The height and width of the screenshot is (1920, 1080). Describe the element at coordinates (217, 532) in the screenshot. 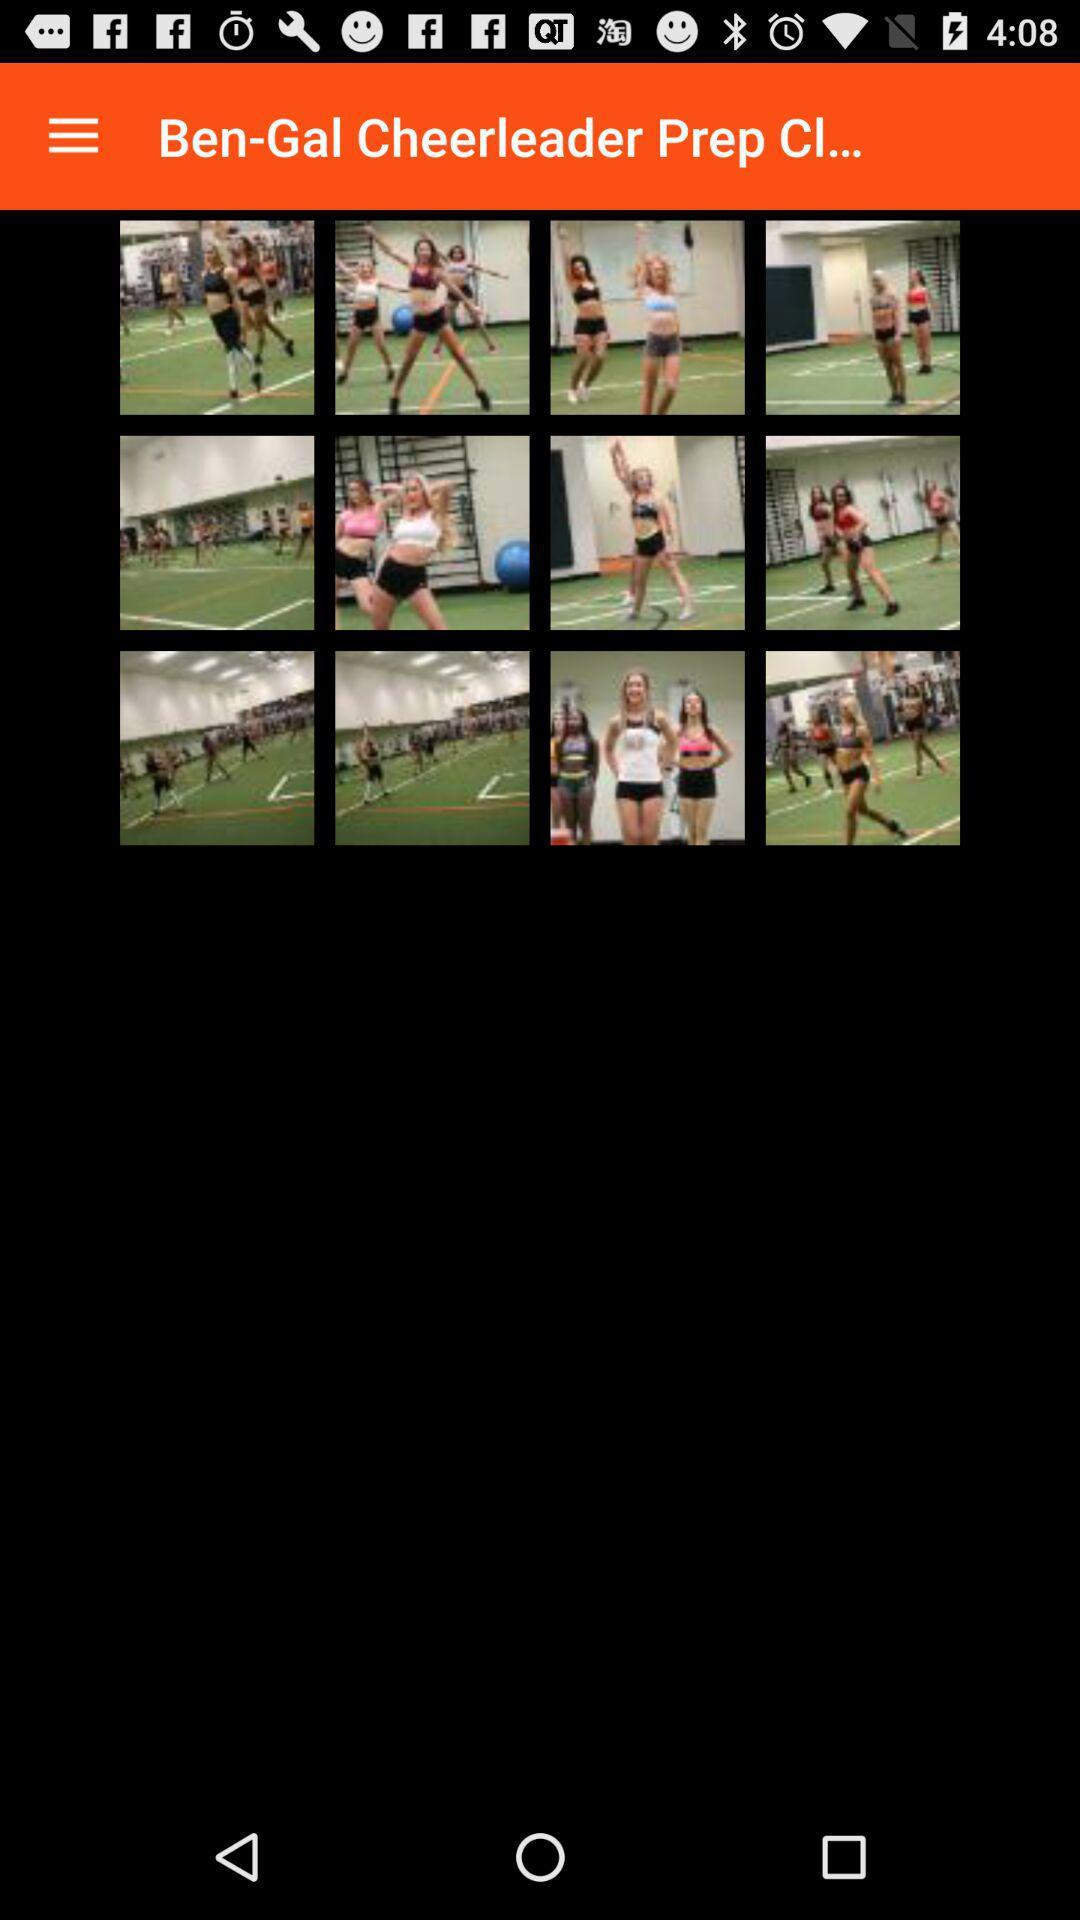

I see `hit the fifth option` at that location.